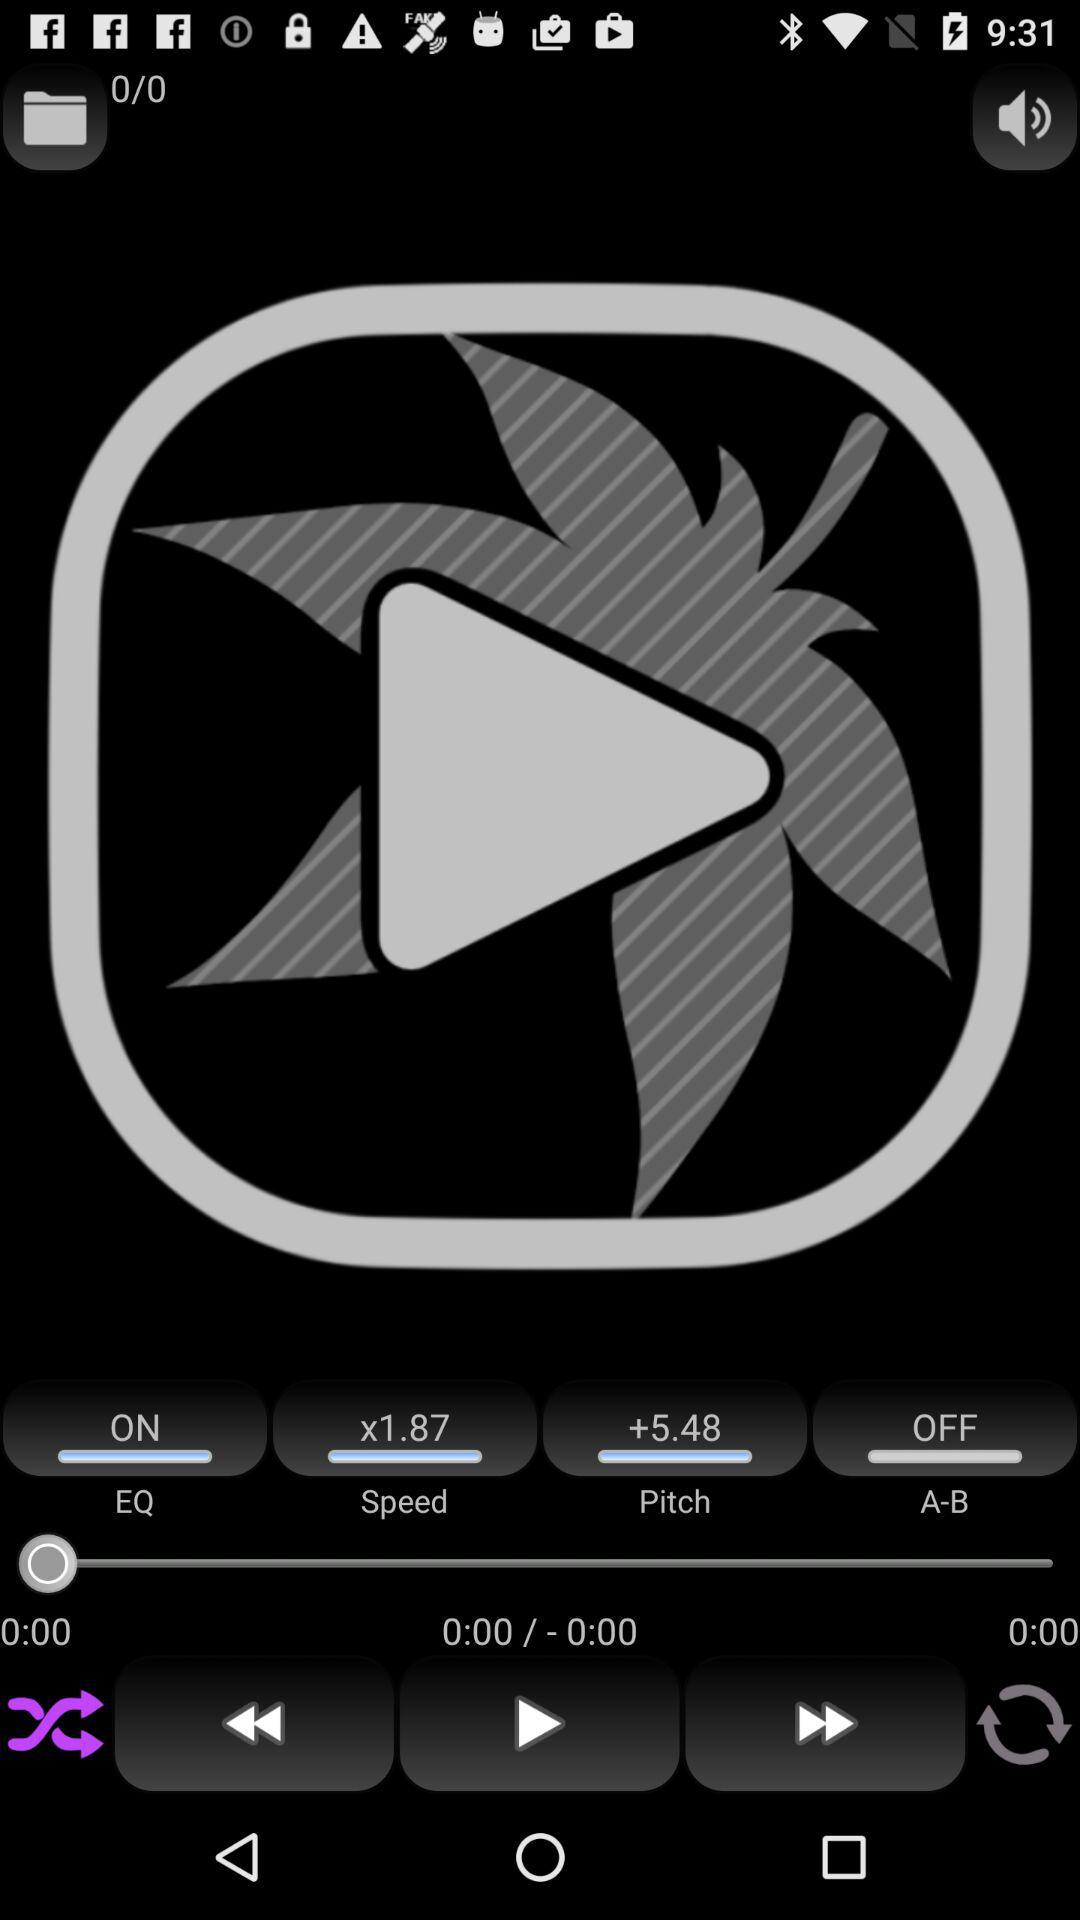 The width and height of the screenshot is (1080, 1920). I want to click on the item below 0 00 0 icon, so click(538, 1723).